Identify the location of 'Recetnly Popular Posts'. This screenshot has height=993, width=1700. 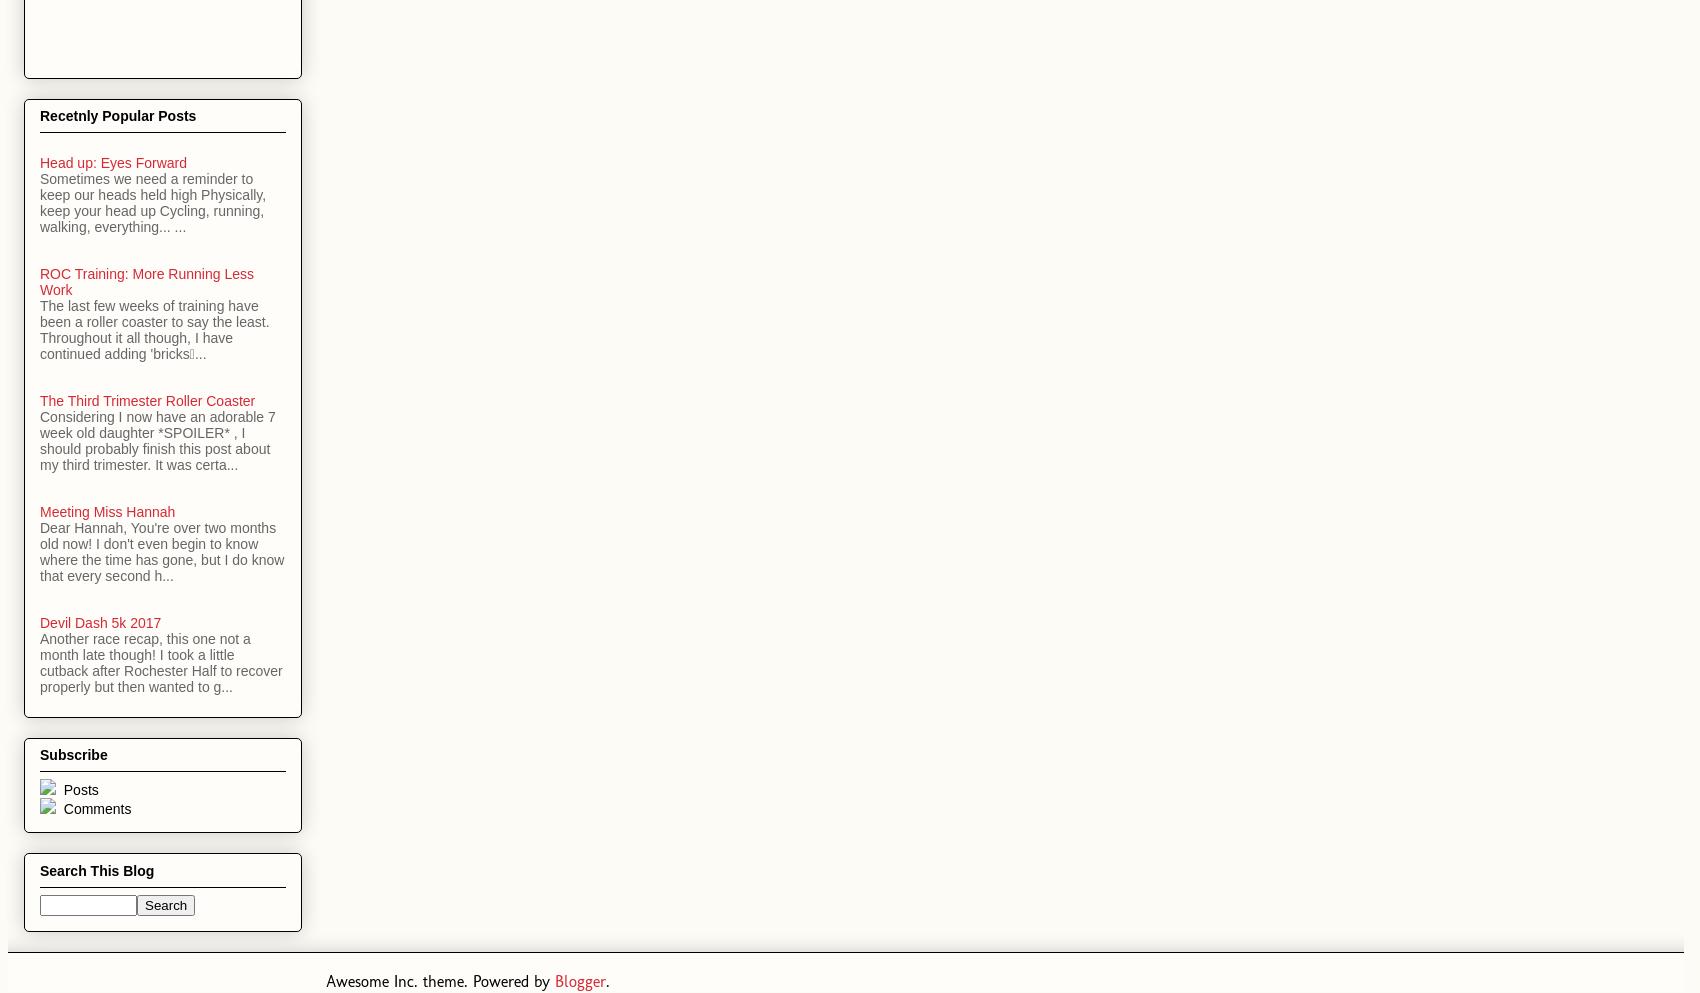
(116, 114).